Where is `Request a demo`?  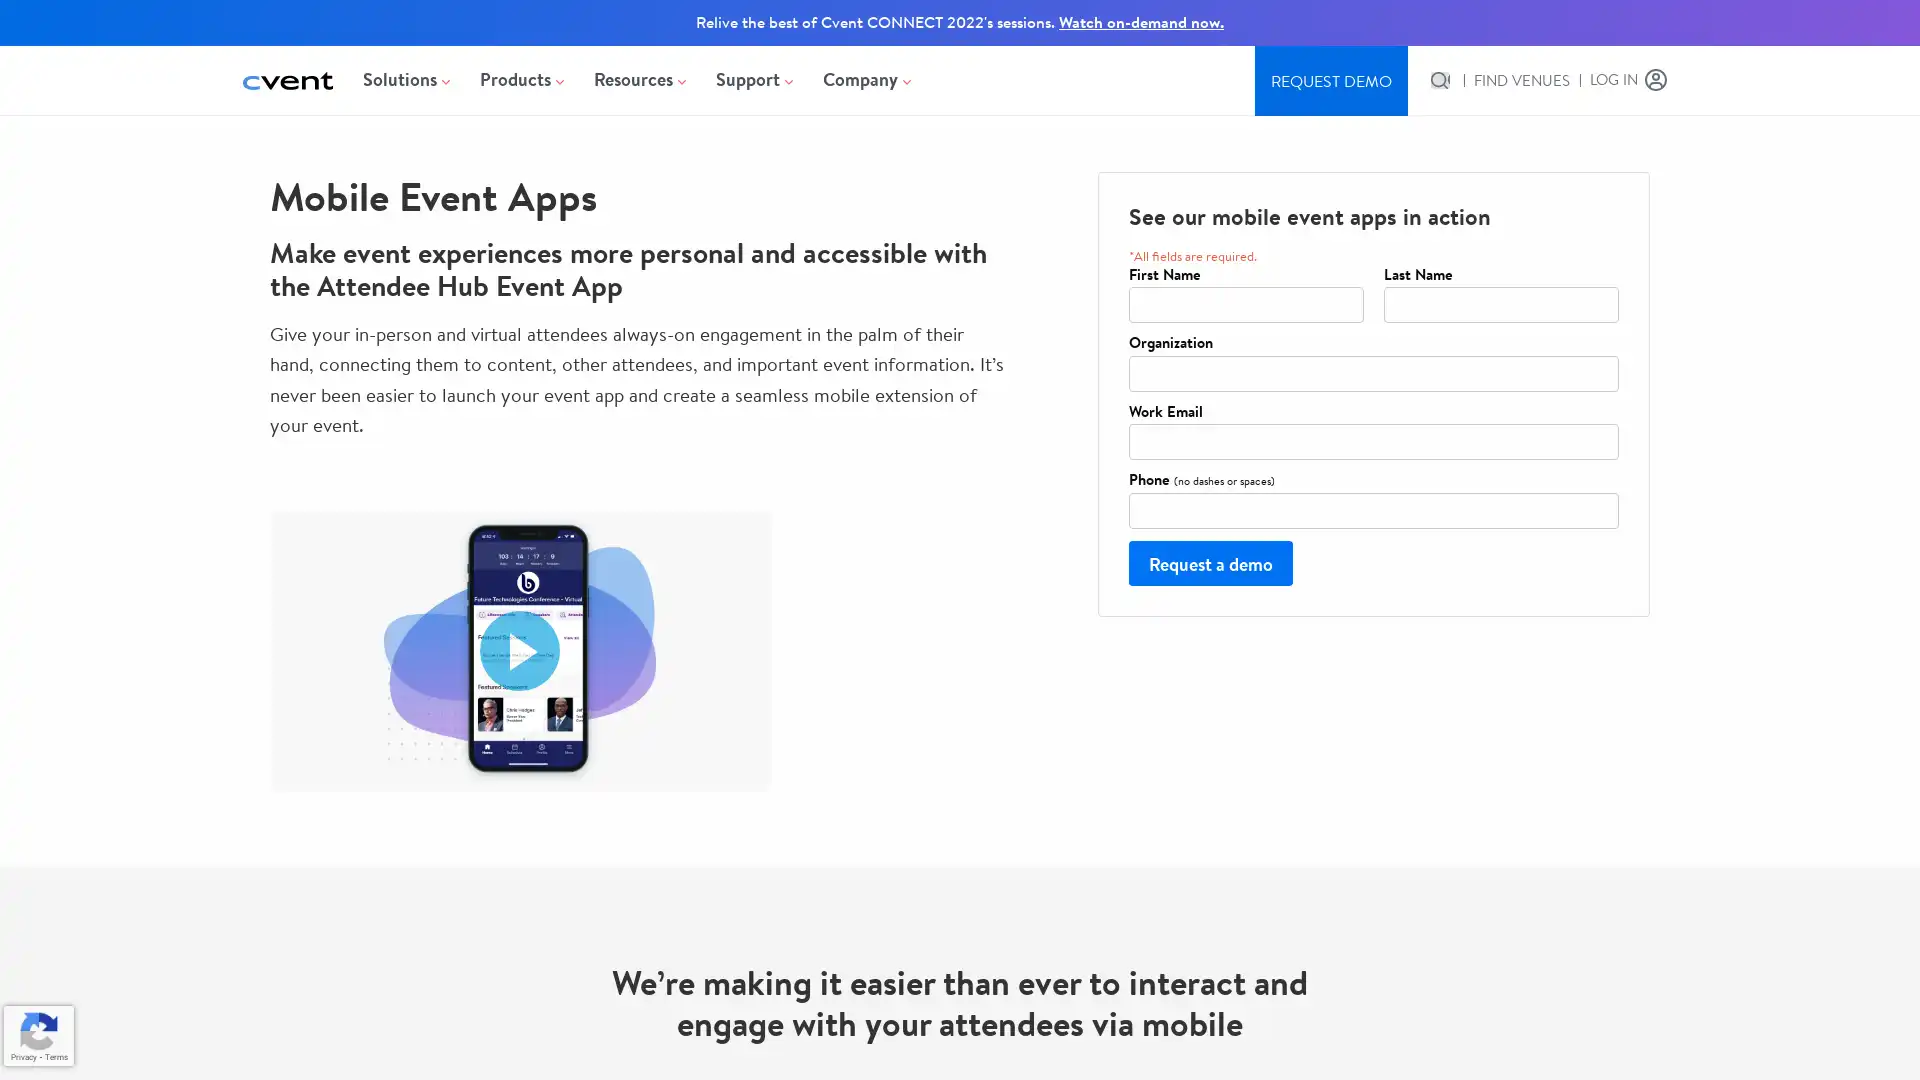 Request a demo is located at coordinates (1209, 563).